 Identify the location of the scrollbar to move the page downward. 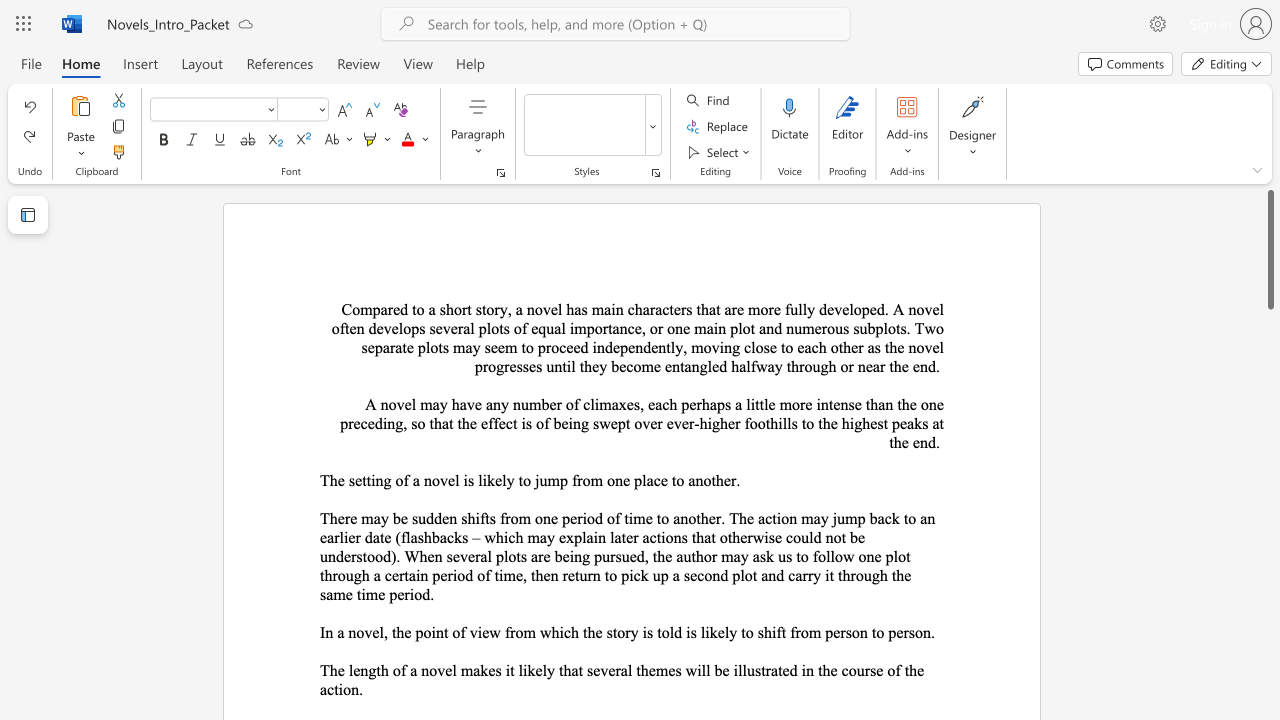
(1269, 438).